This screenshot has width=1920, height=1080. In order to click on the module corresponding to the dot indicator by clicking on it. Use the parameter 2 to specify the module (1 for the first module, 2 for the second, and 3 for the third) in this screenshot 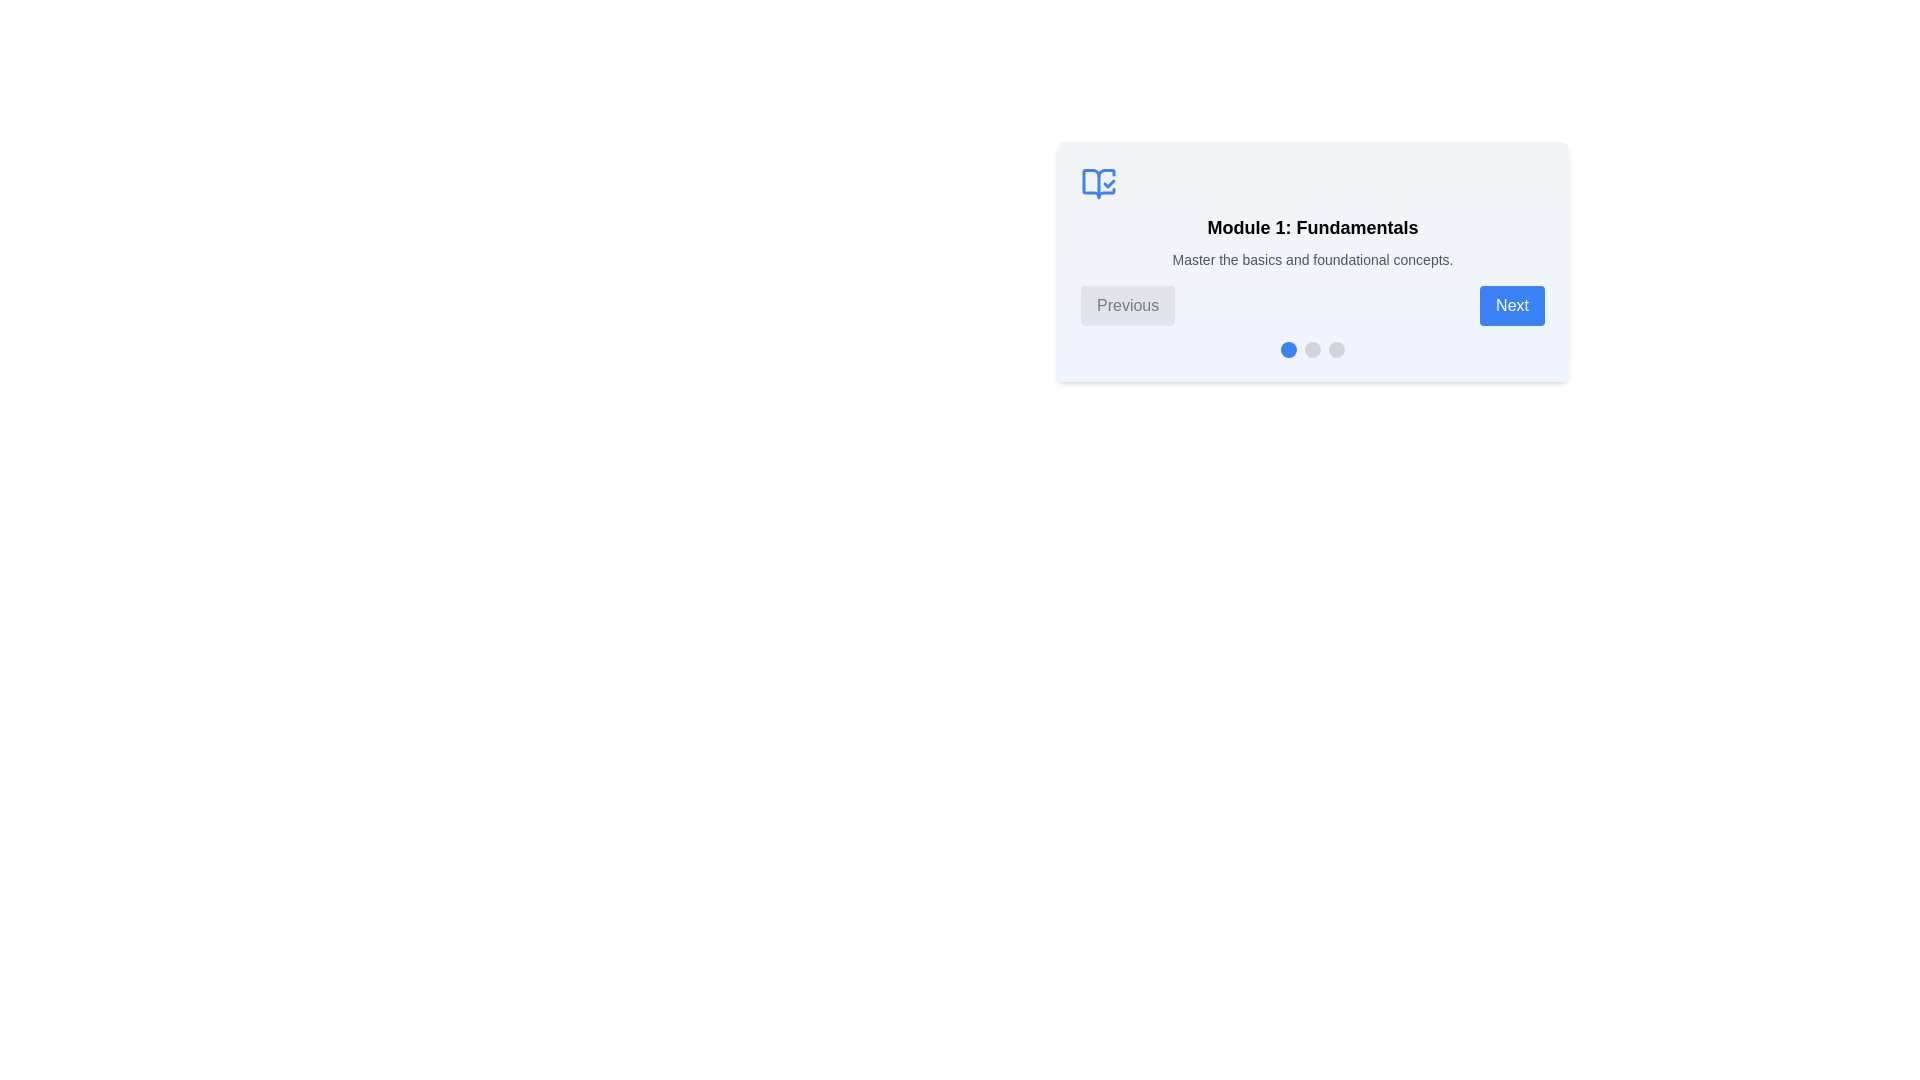, I will do `click(1313, 349)`.